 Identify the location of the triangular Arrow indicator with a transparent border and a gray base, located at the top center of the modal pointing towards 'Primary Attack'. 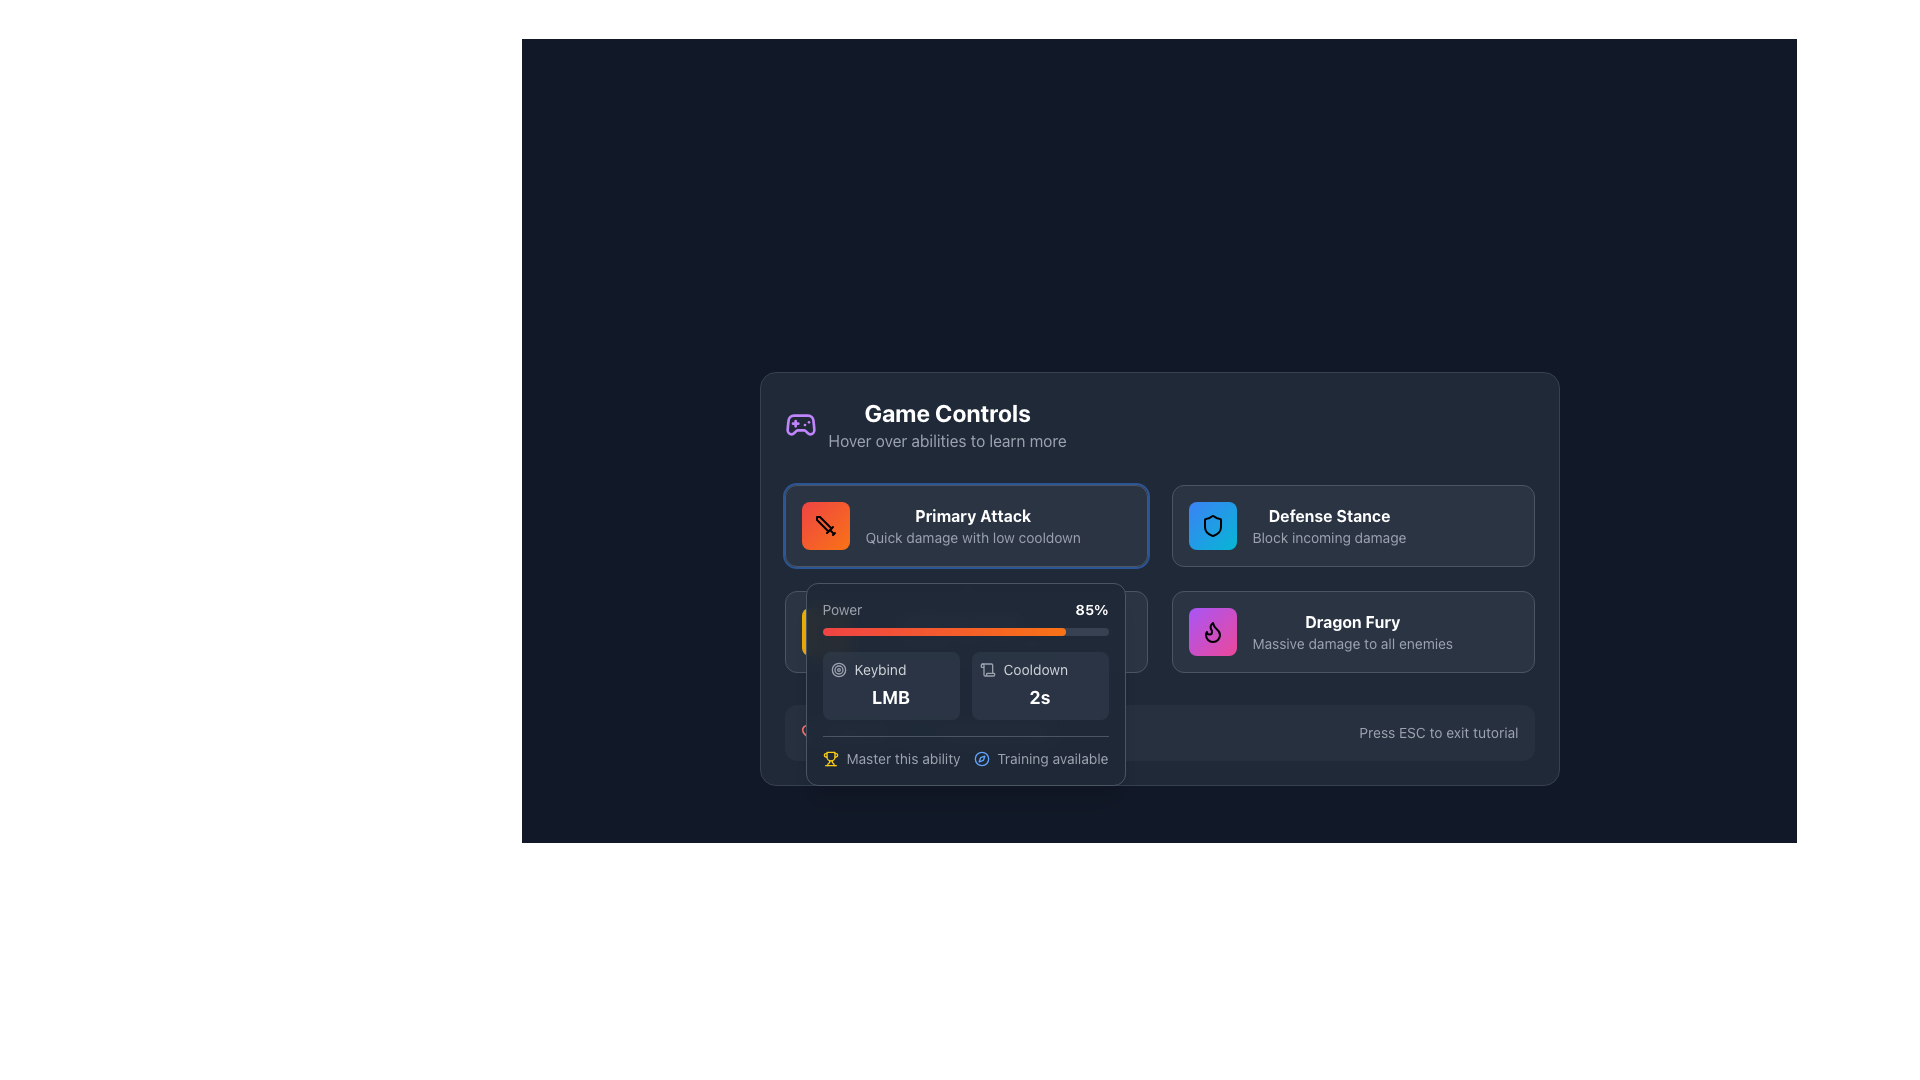
(965, 583).